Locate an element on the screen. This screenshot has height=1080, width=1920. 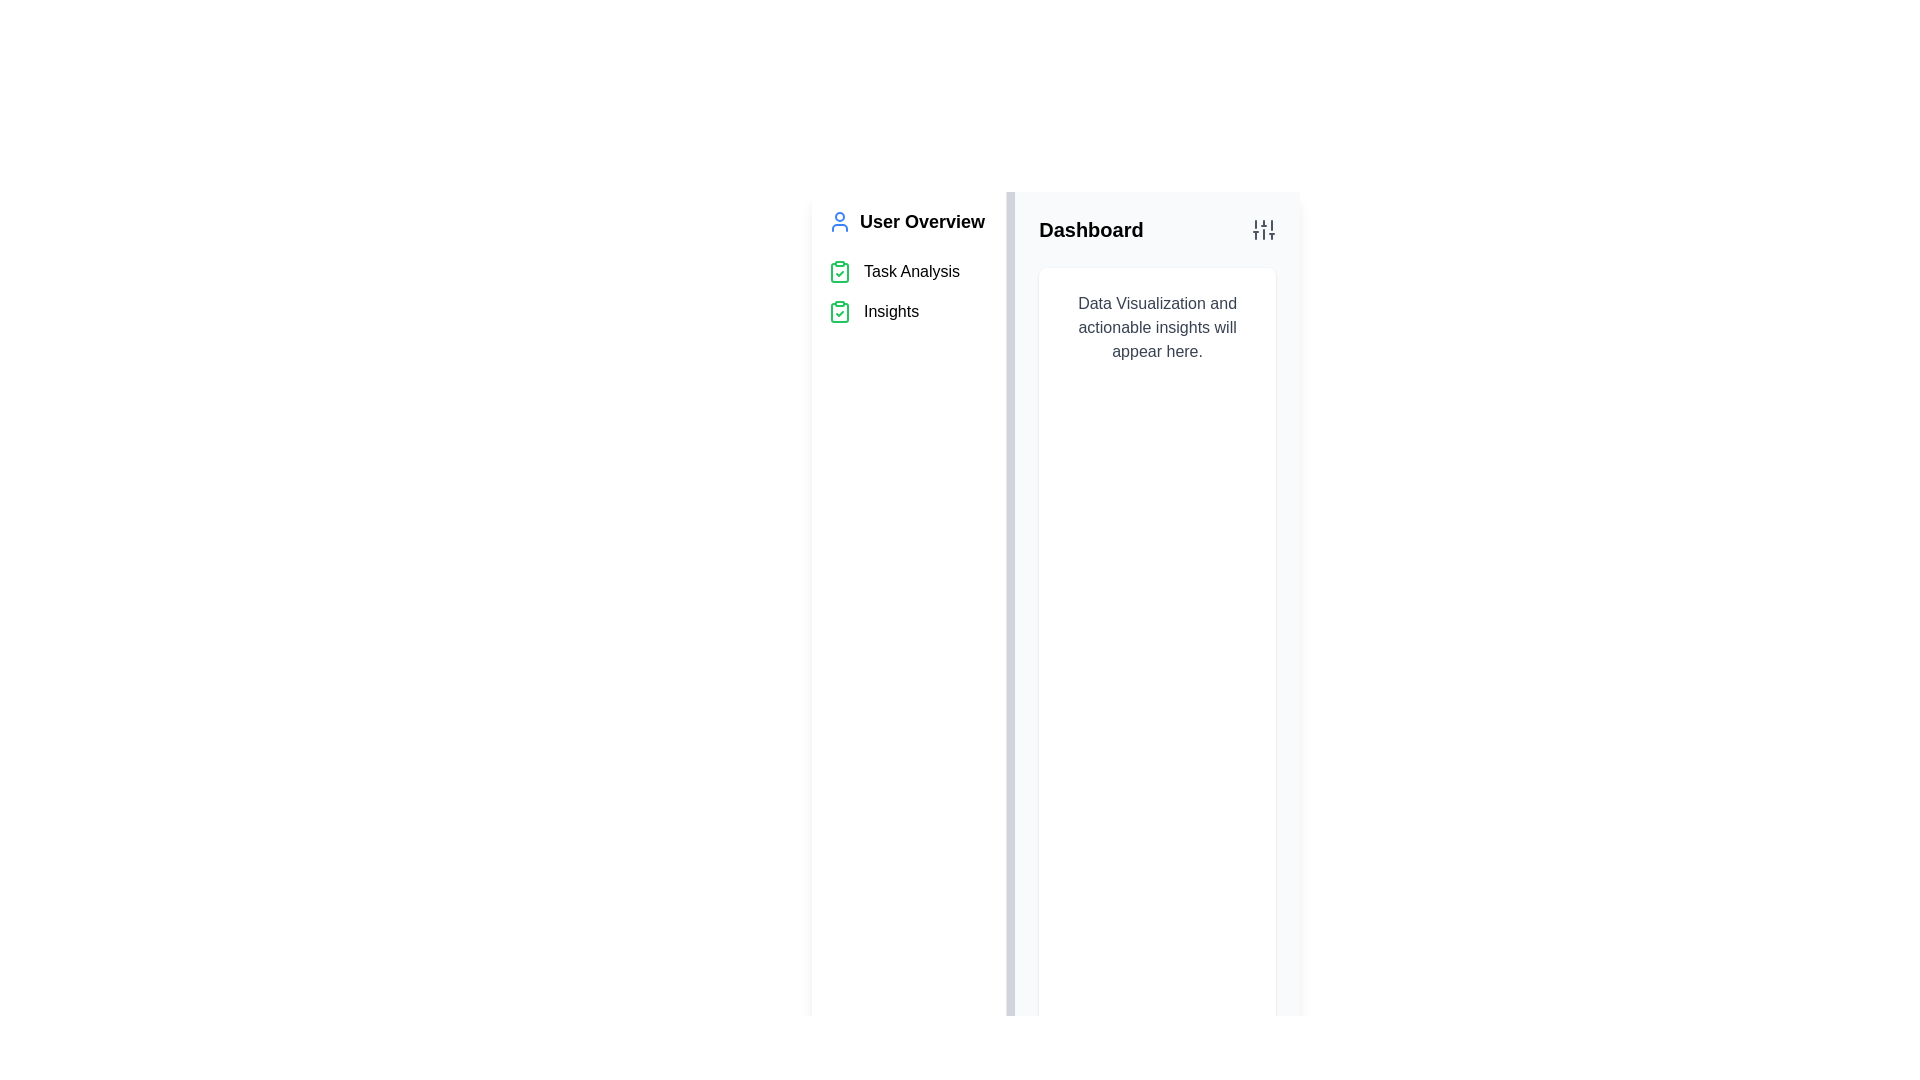
the 'Insights' navigation label, which is the second item under 'User Overview' in the sidebar is located at coordinates (908, 312).